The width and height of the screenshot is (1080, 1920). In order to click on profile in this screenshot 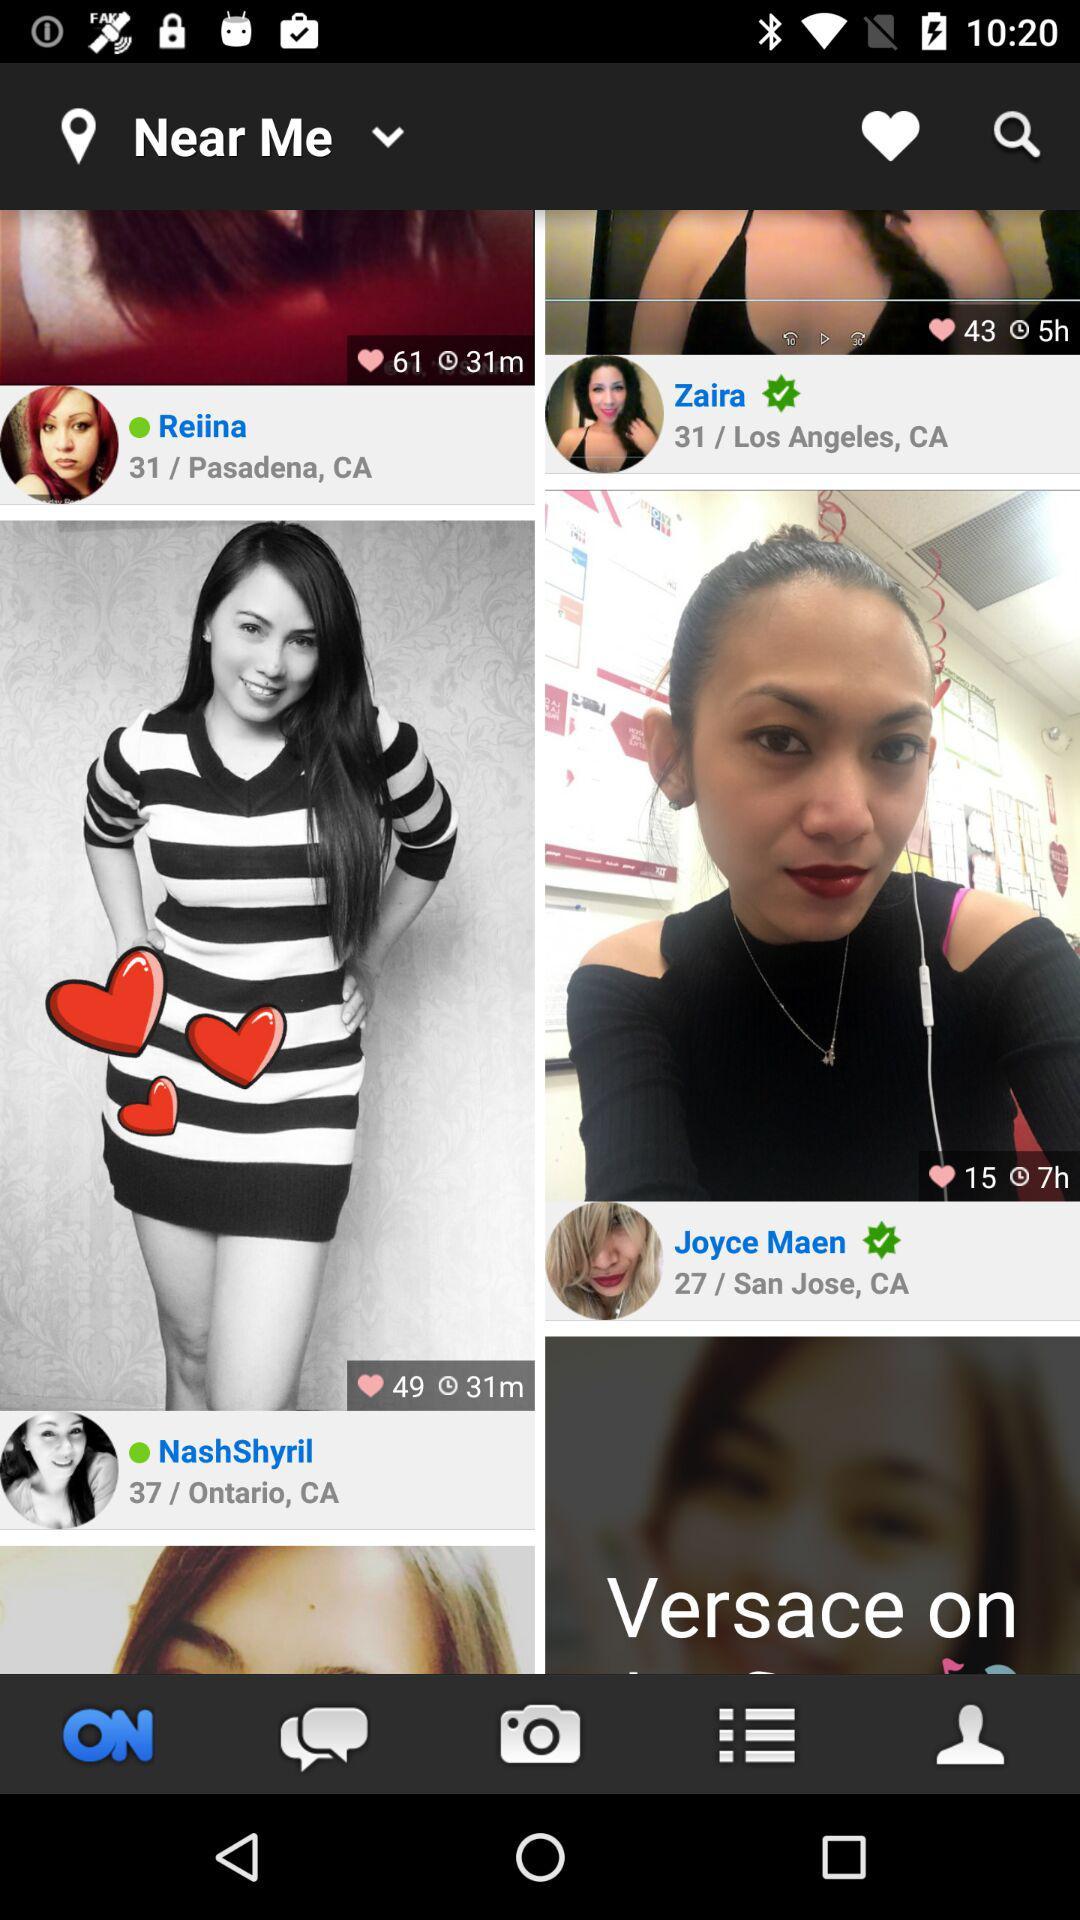, I will do `click(812, 845)`.